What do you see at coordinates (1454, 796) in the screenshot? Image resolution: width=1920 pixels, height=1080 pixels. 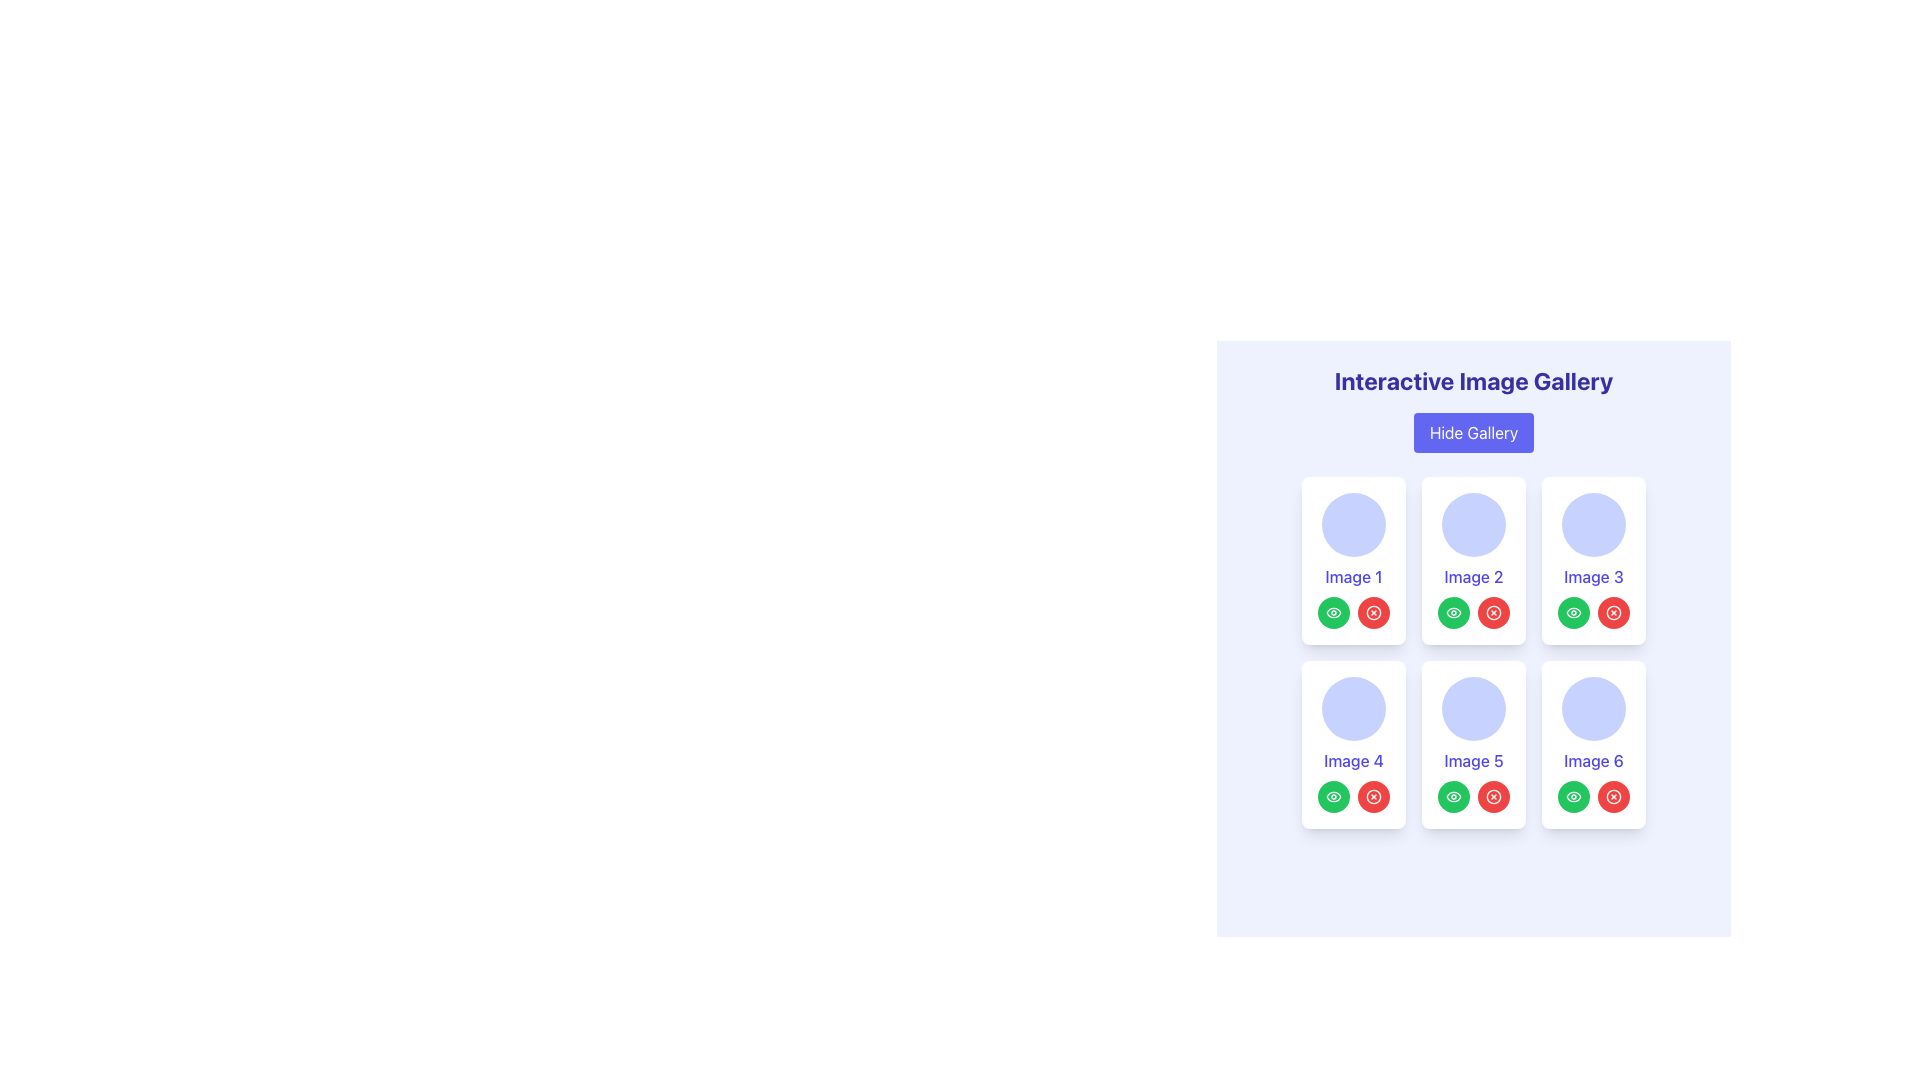 I see `the eye icon button with a green background located in the control section of the card for 'Image 5' in the 'Interactive Image Gallery'` at bounding box center [1454, 796].